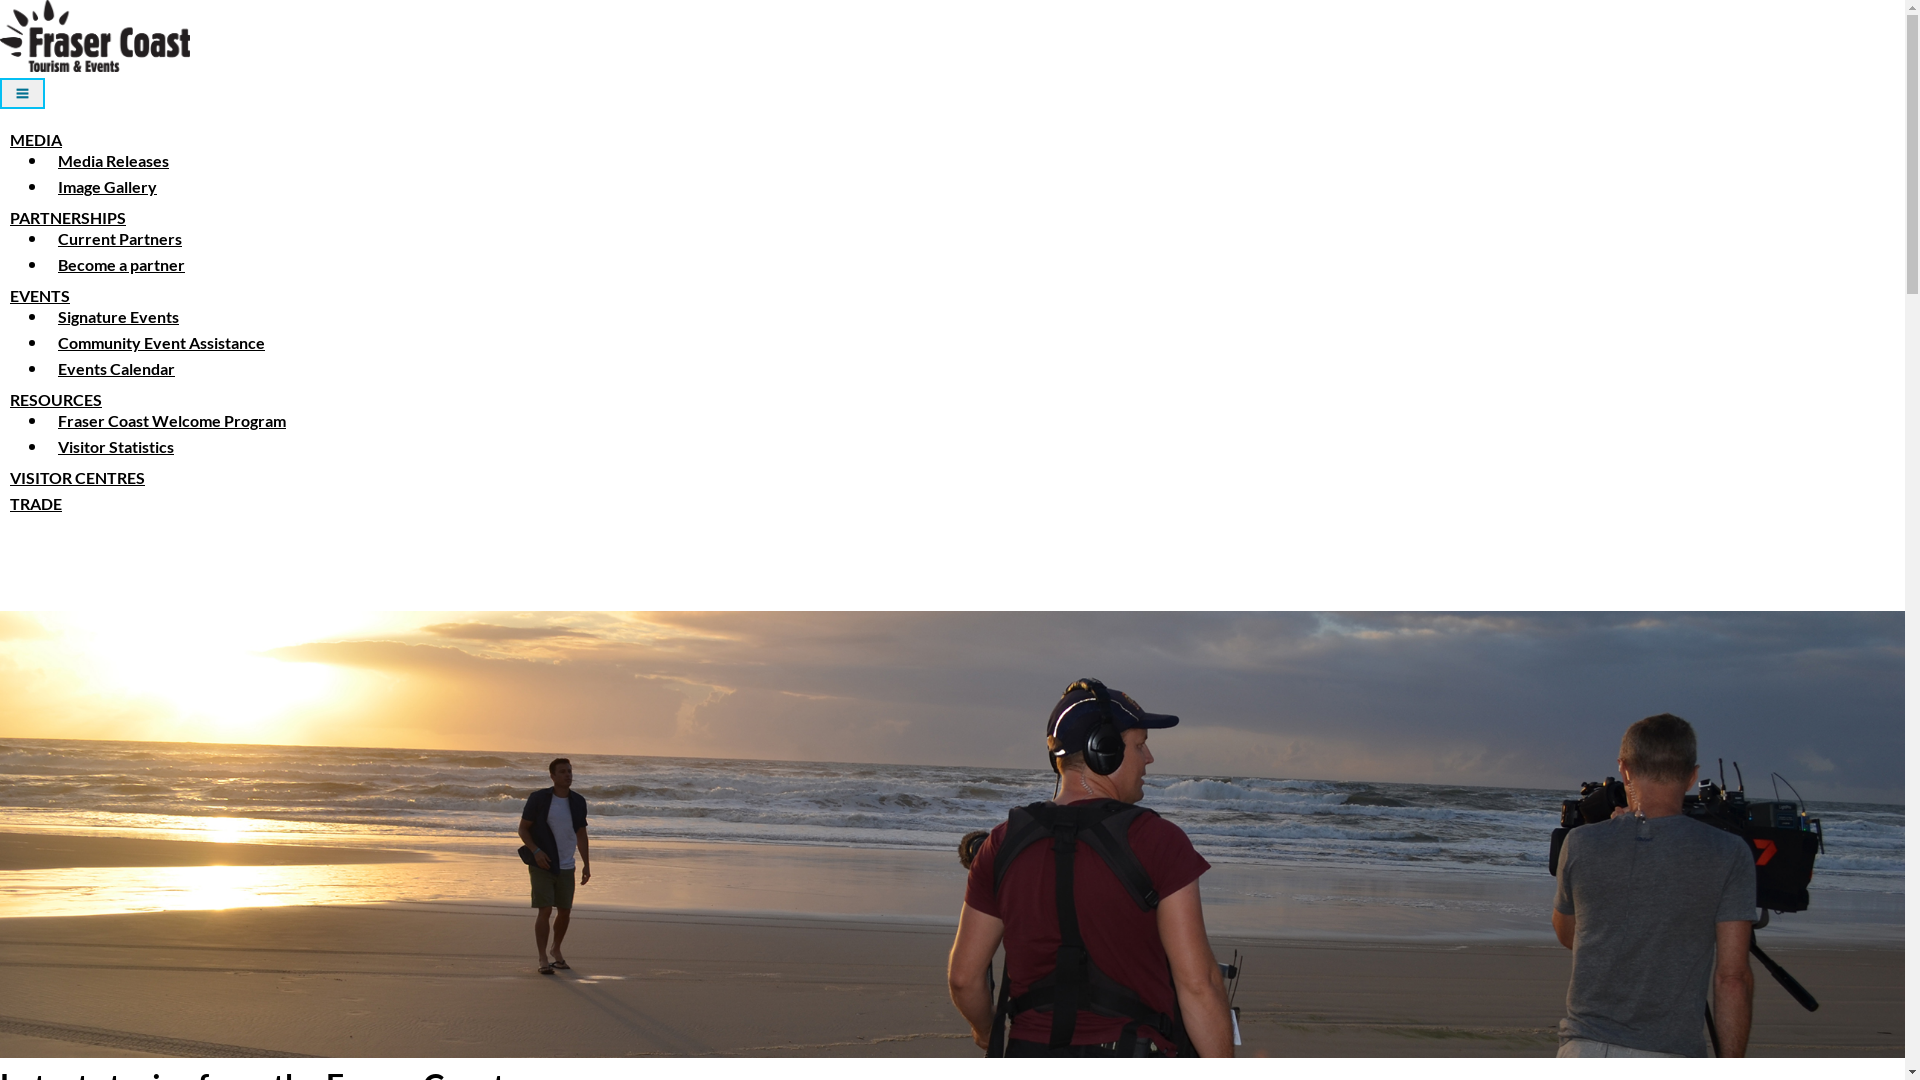 The width and height of the screenshot is (1920, 1080). Describe the element at coordinates (115, 368) in the screenshot. I see `'Events Calendar'` at that location.